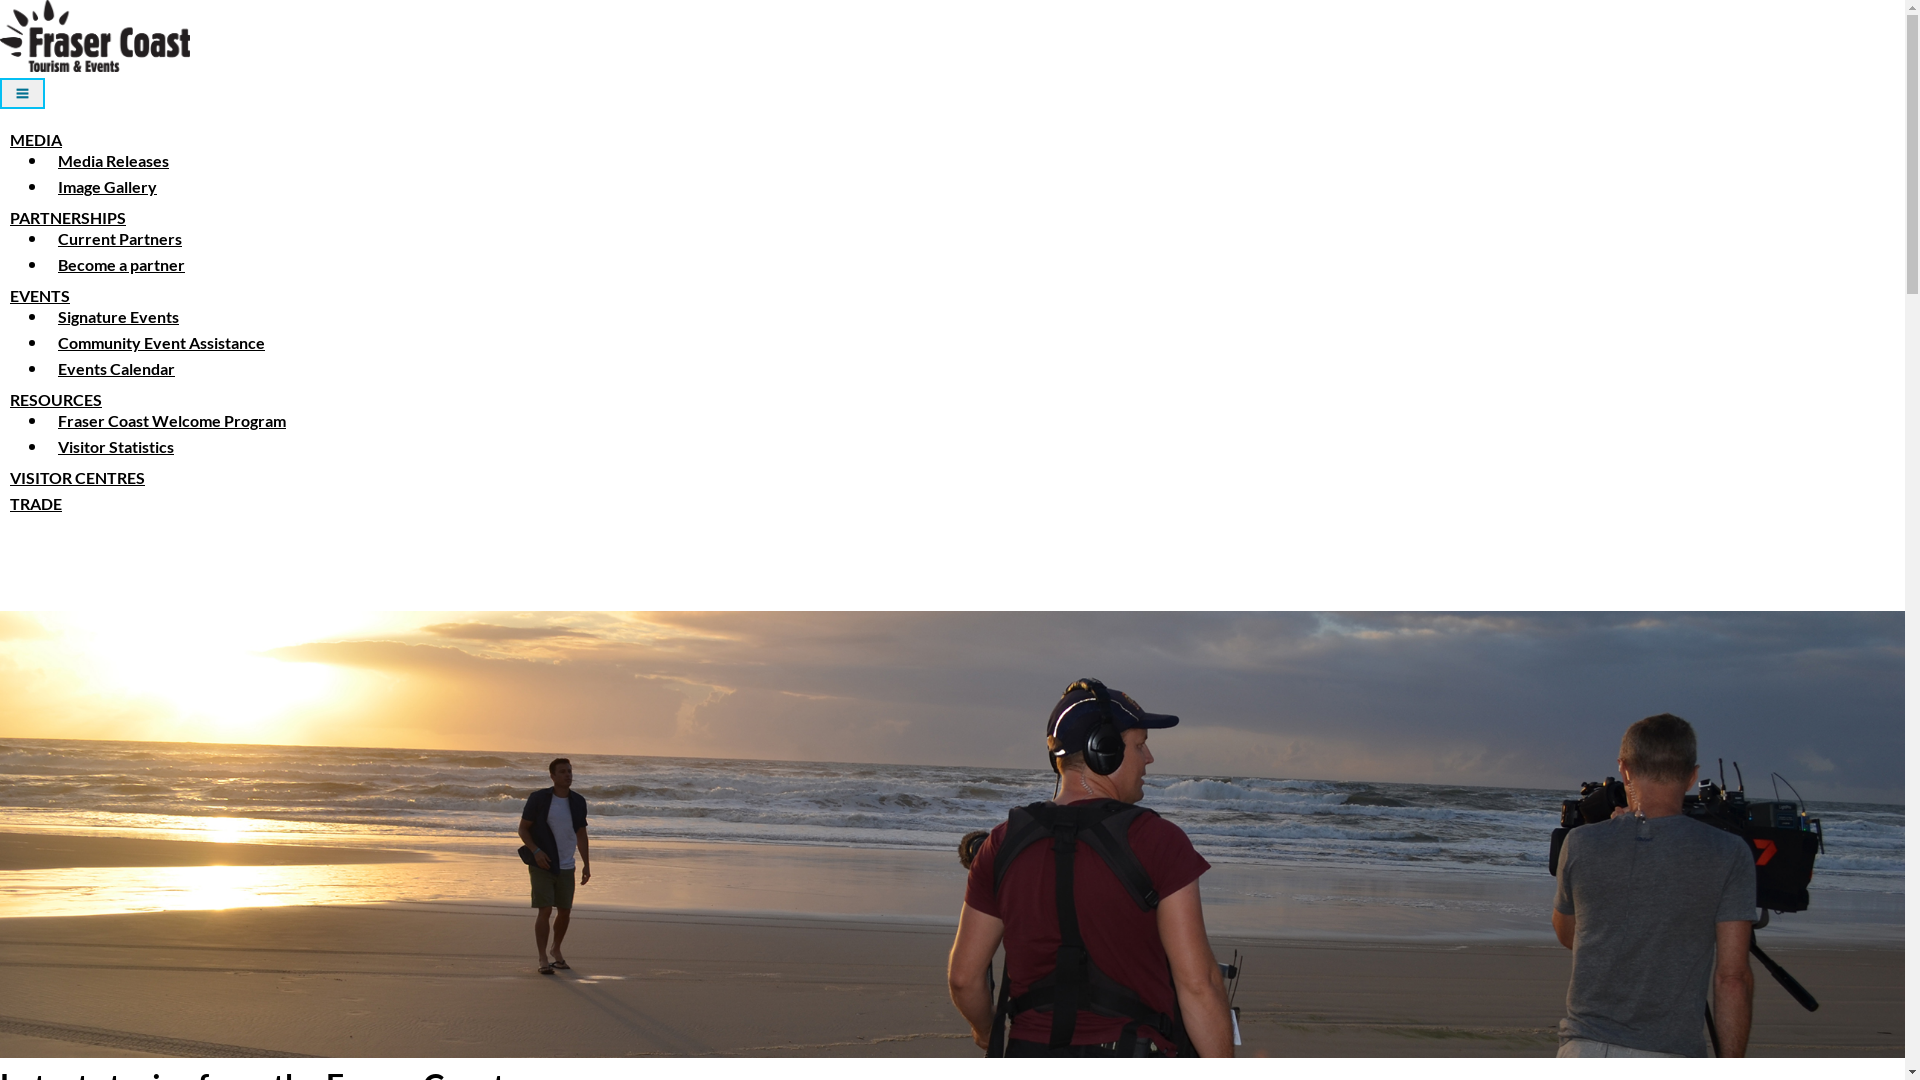 The width and height of the screenshot is (1920, 1080). Describe the element at coordinates (115, 368) in the screenshot. I see `'Events Calendar'` at that location.